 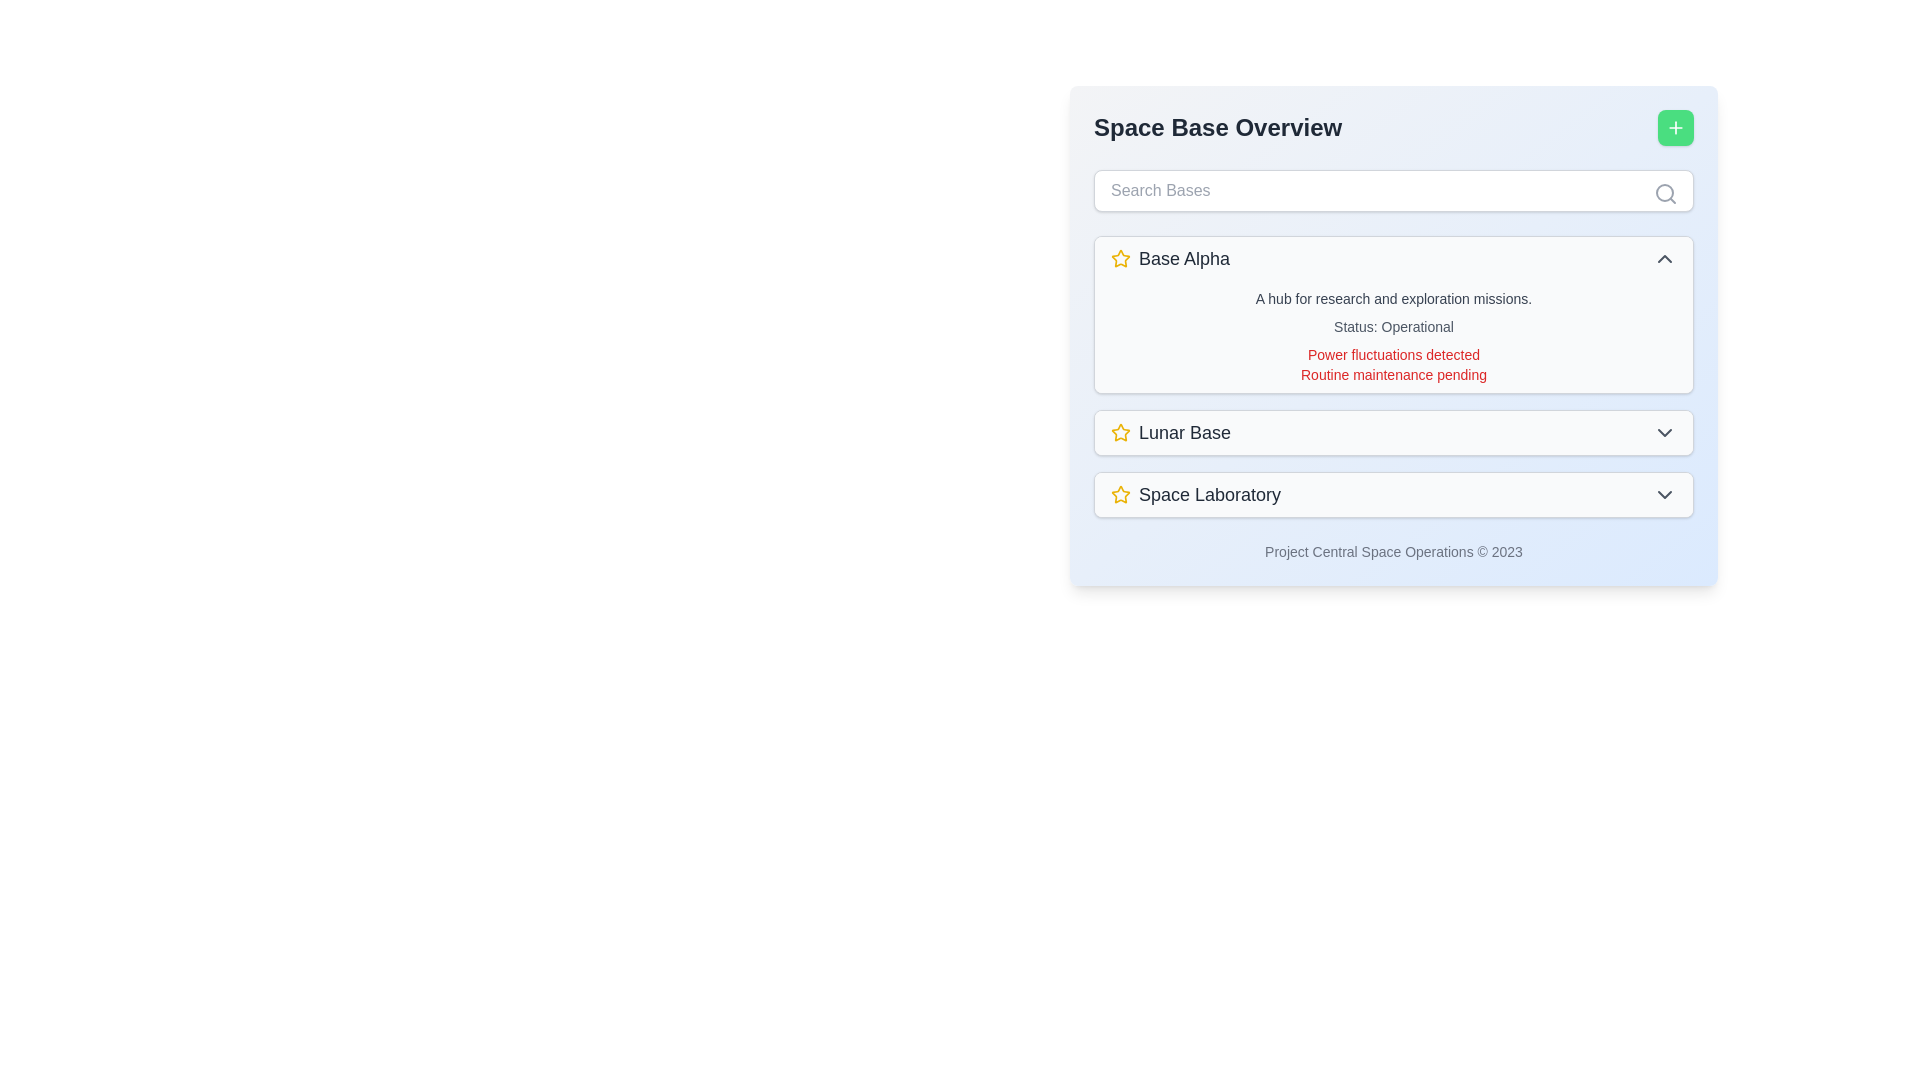 I want to click on the footer label displaying 'Project Central Space Operations © 2023', located at the bottom of the panel, just below 'Space Laboratory', so click(x=1392, y=551).